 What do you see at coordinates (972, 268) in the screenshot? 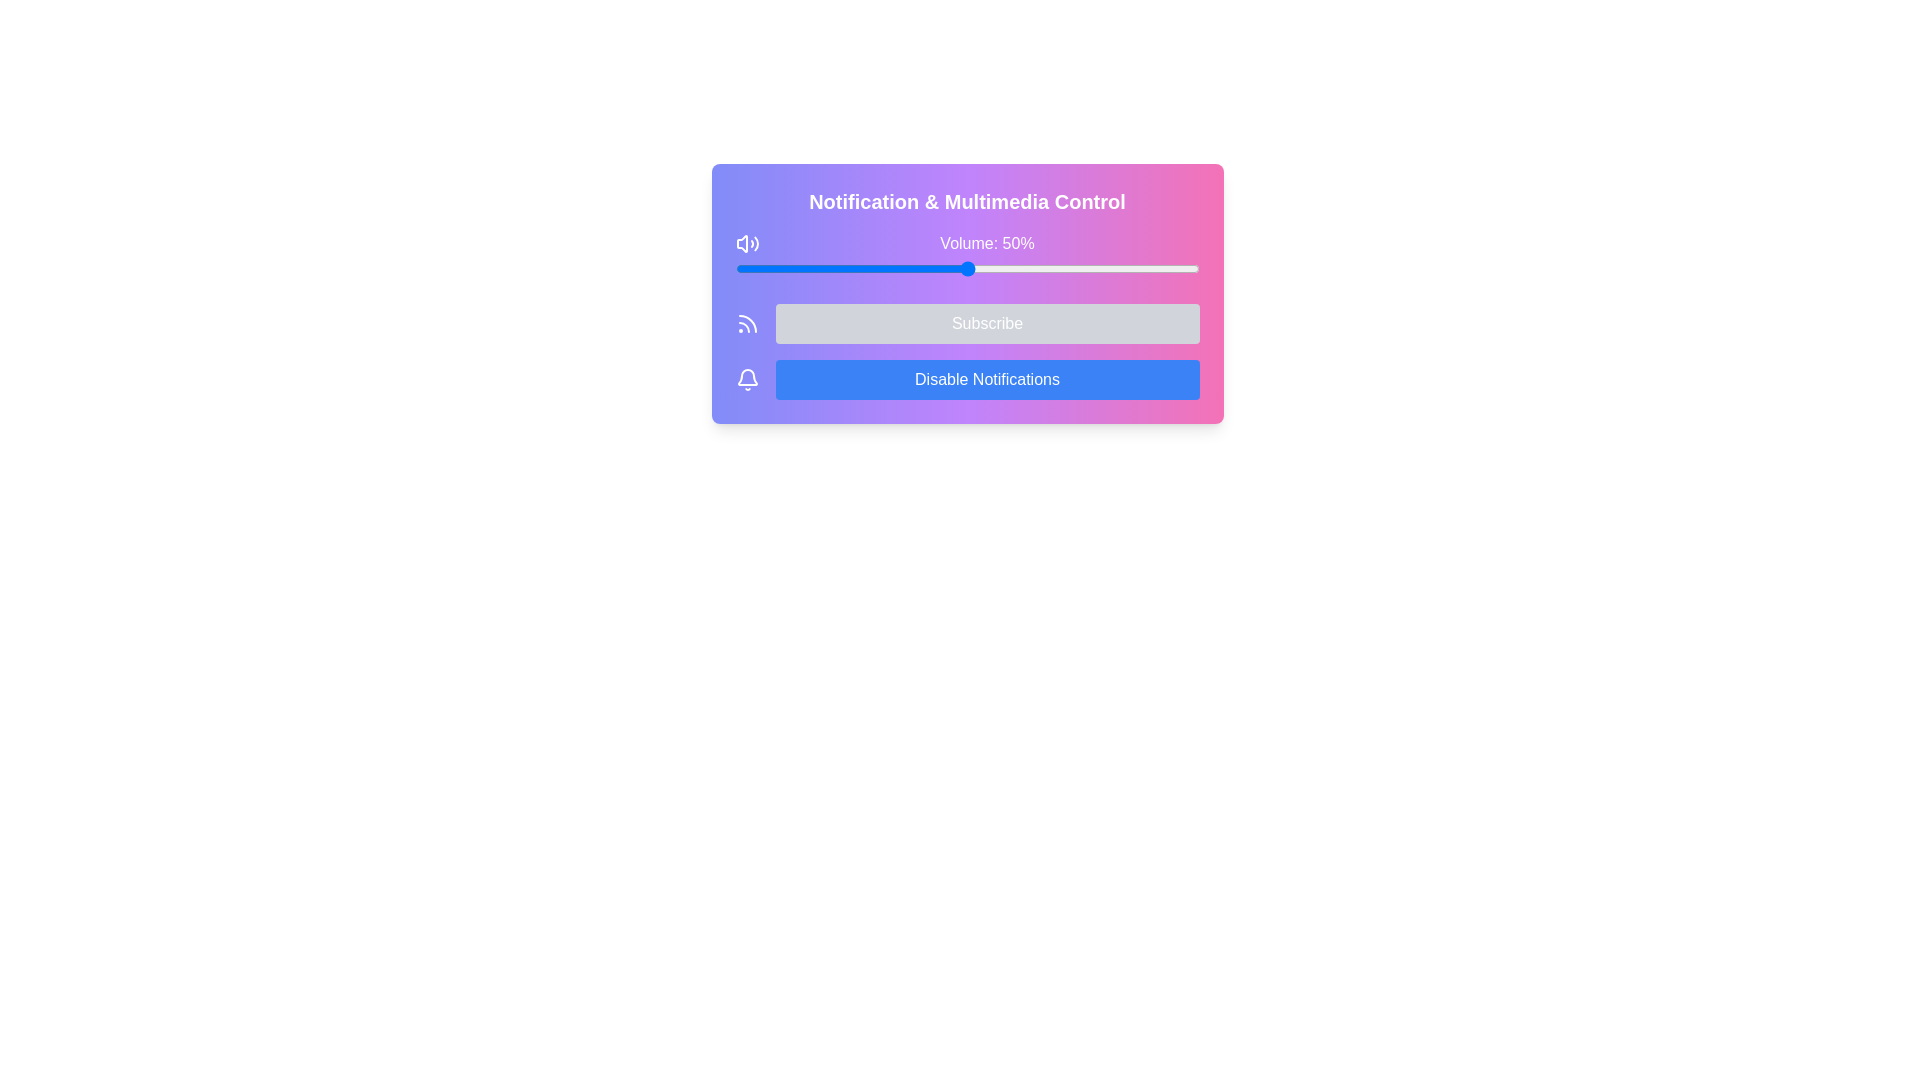
I see `the volume slider` at bounding box center [972, 268].